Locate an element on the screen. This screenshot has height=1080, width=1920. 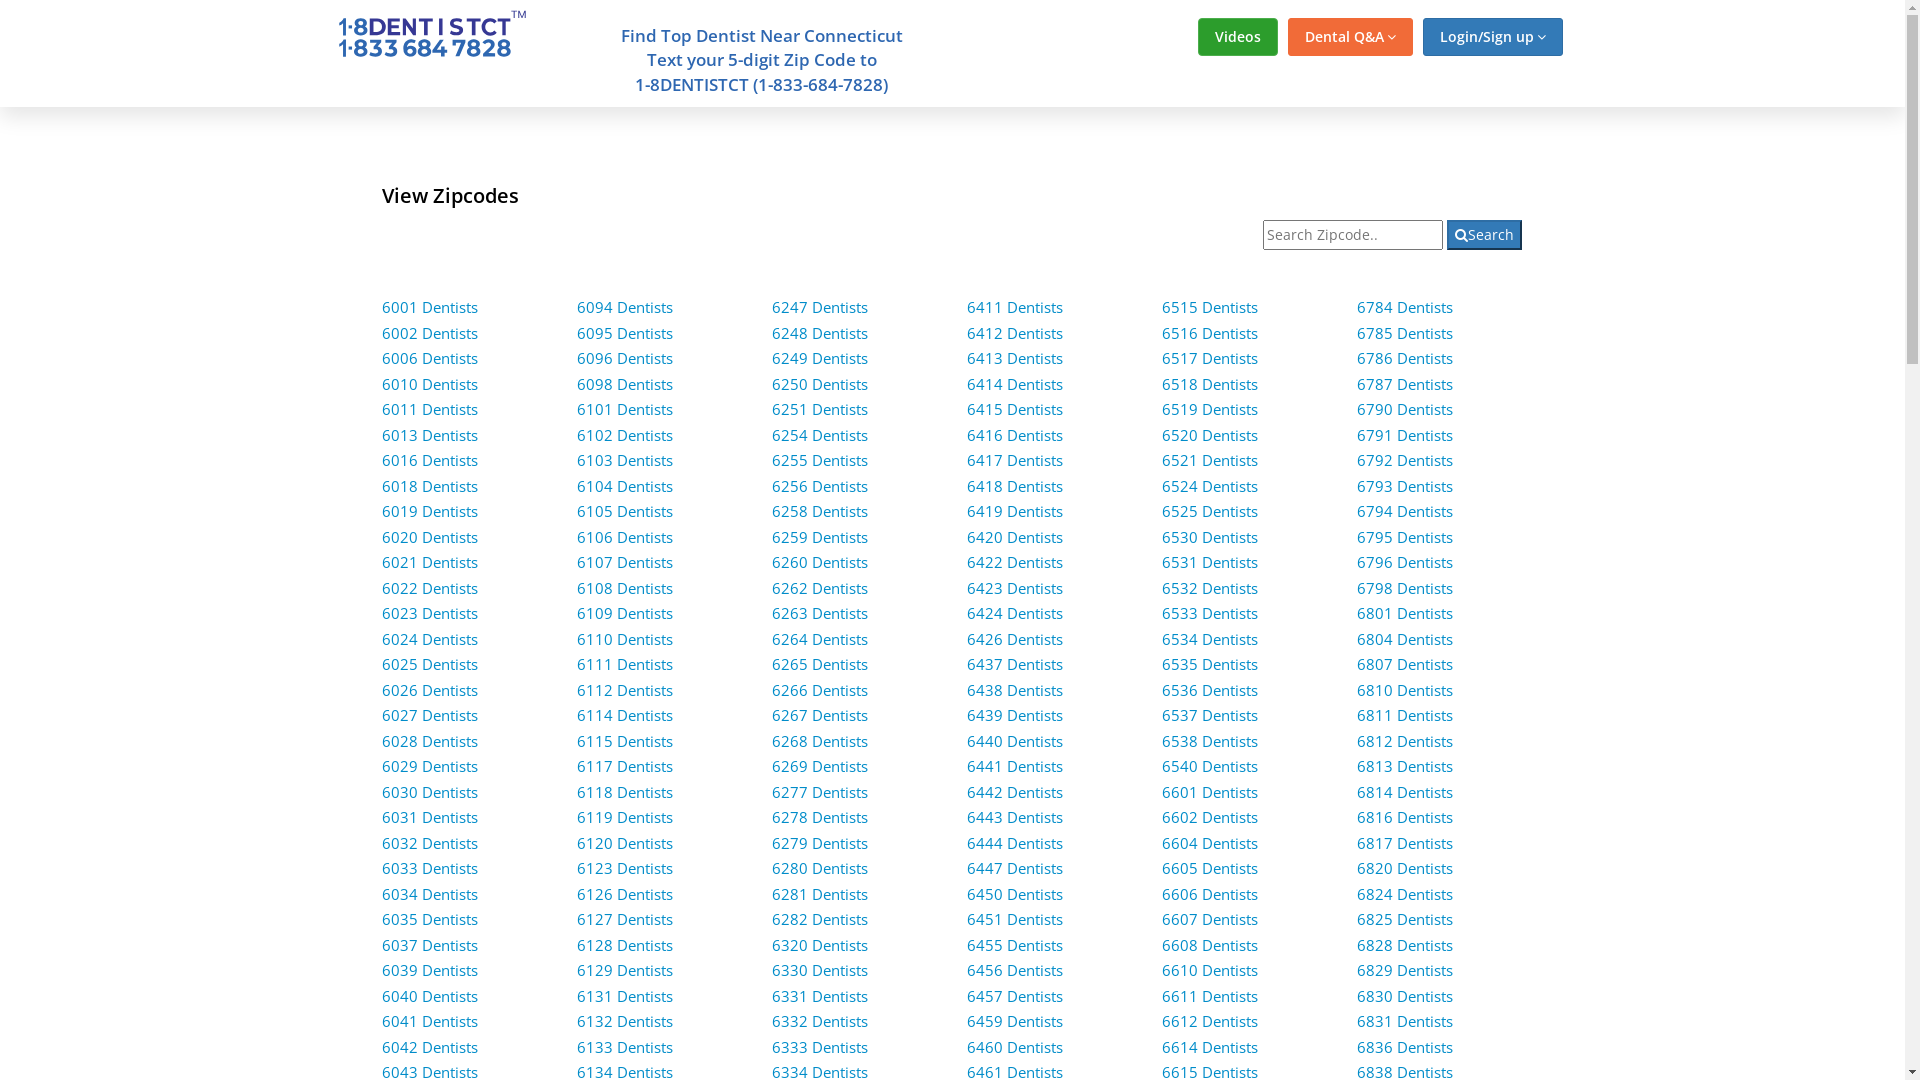
'6816 Dentists' is located at coordinates (1404, 817).